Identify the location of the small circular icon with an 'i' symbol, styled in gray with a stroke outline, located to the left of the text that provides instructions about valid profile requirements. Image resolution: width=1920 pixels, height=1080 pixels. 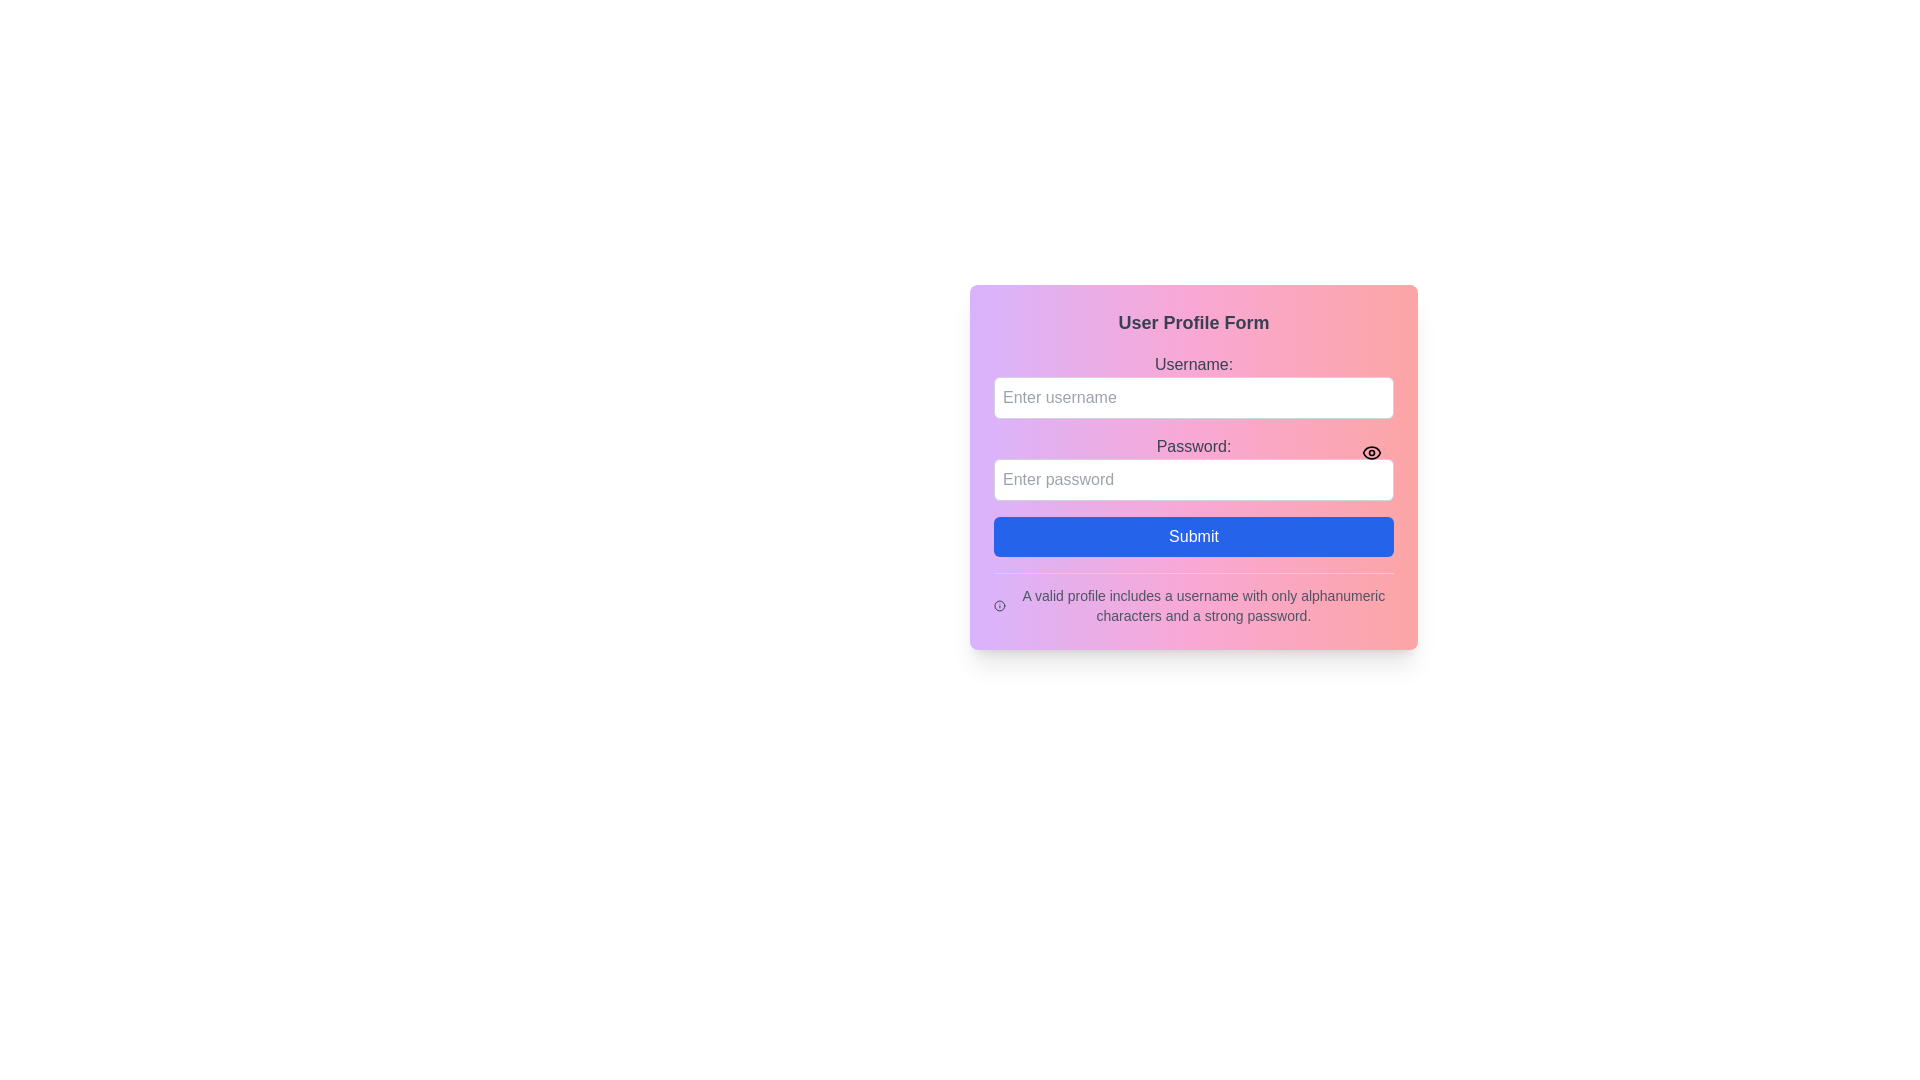
(999, 604).